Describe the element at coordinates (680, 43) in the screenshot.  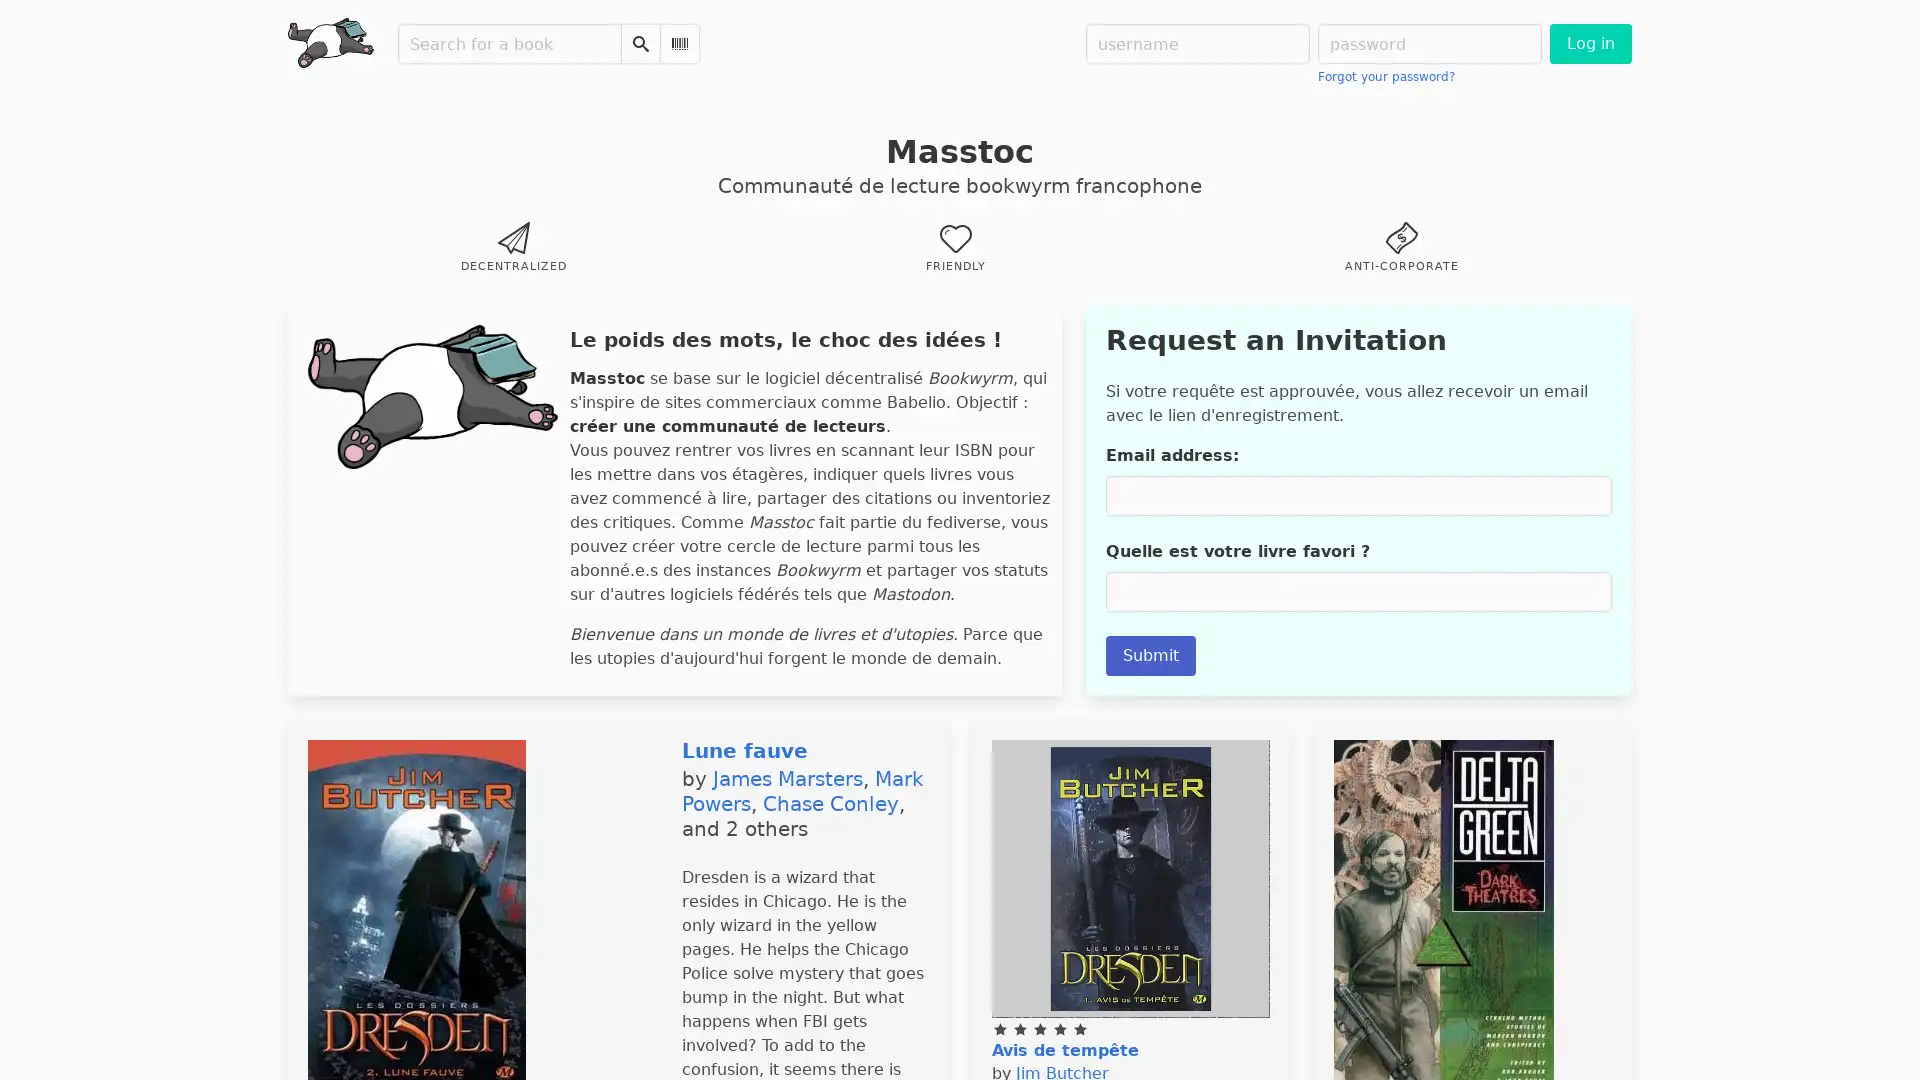
I see `Scan Barcode` at that location.